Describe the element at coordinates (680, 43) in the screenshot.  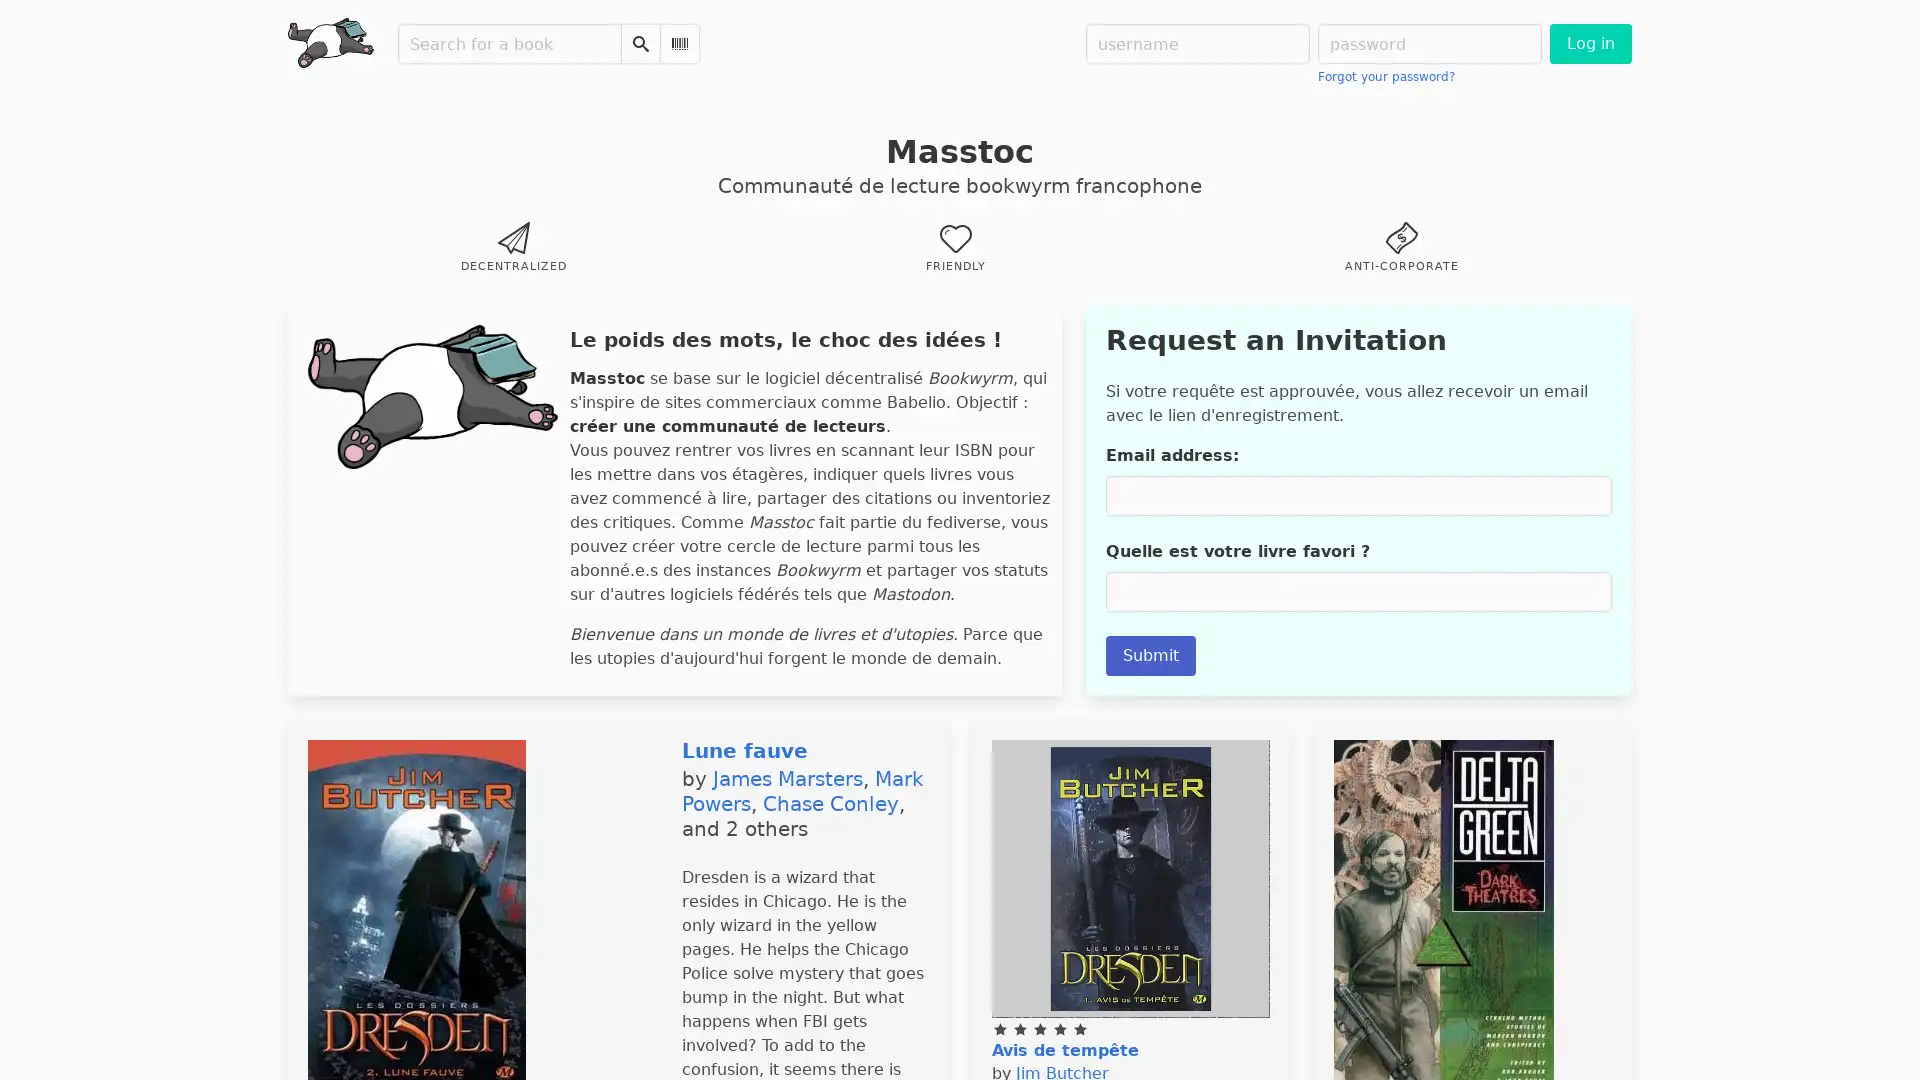
I see `Scan Barcode` at that location.